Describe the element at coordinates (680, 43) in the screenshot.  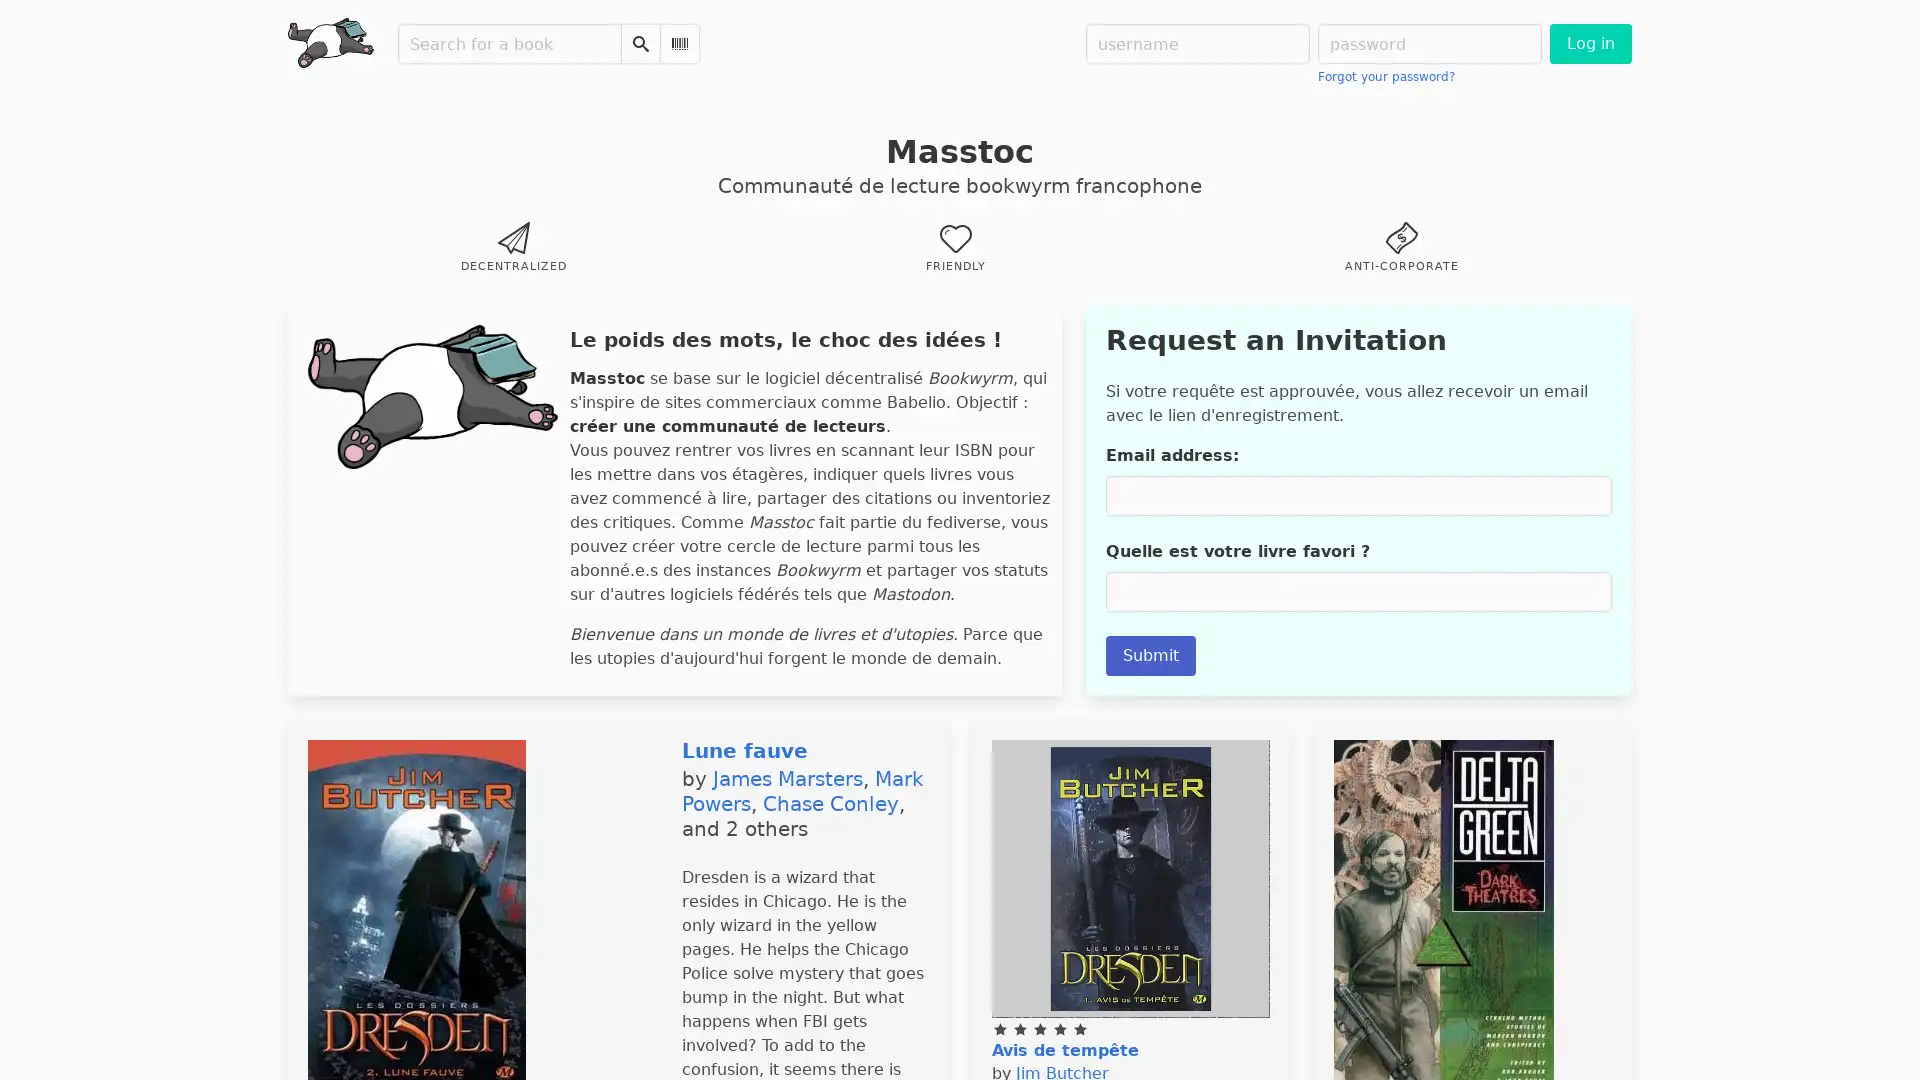
I see `Scan Barcode` at that location.